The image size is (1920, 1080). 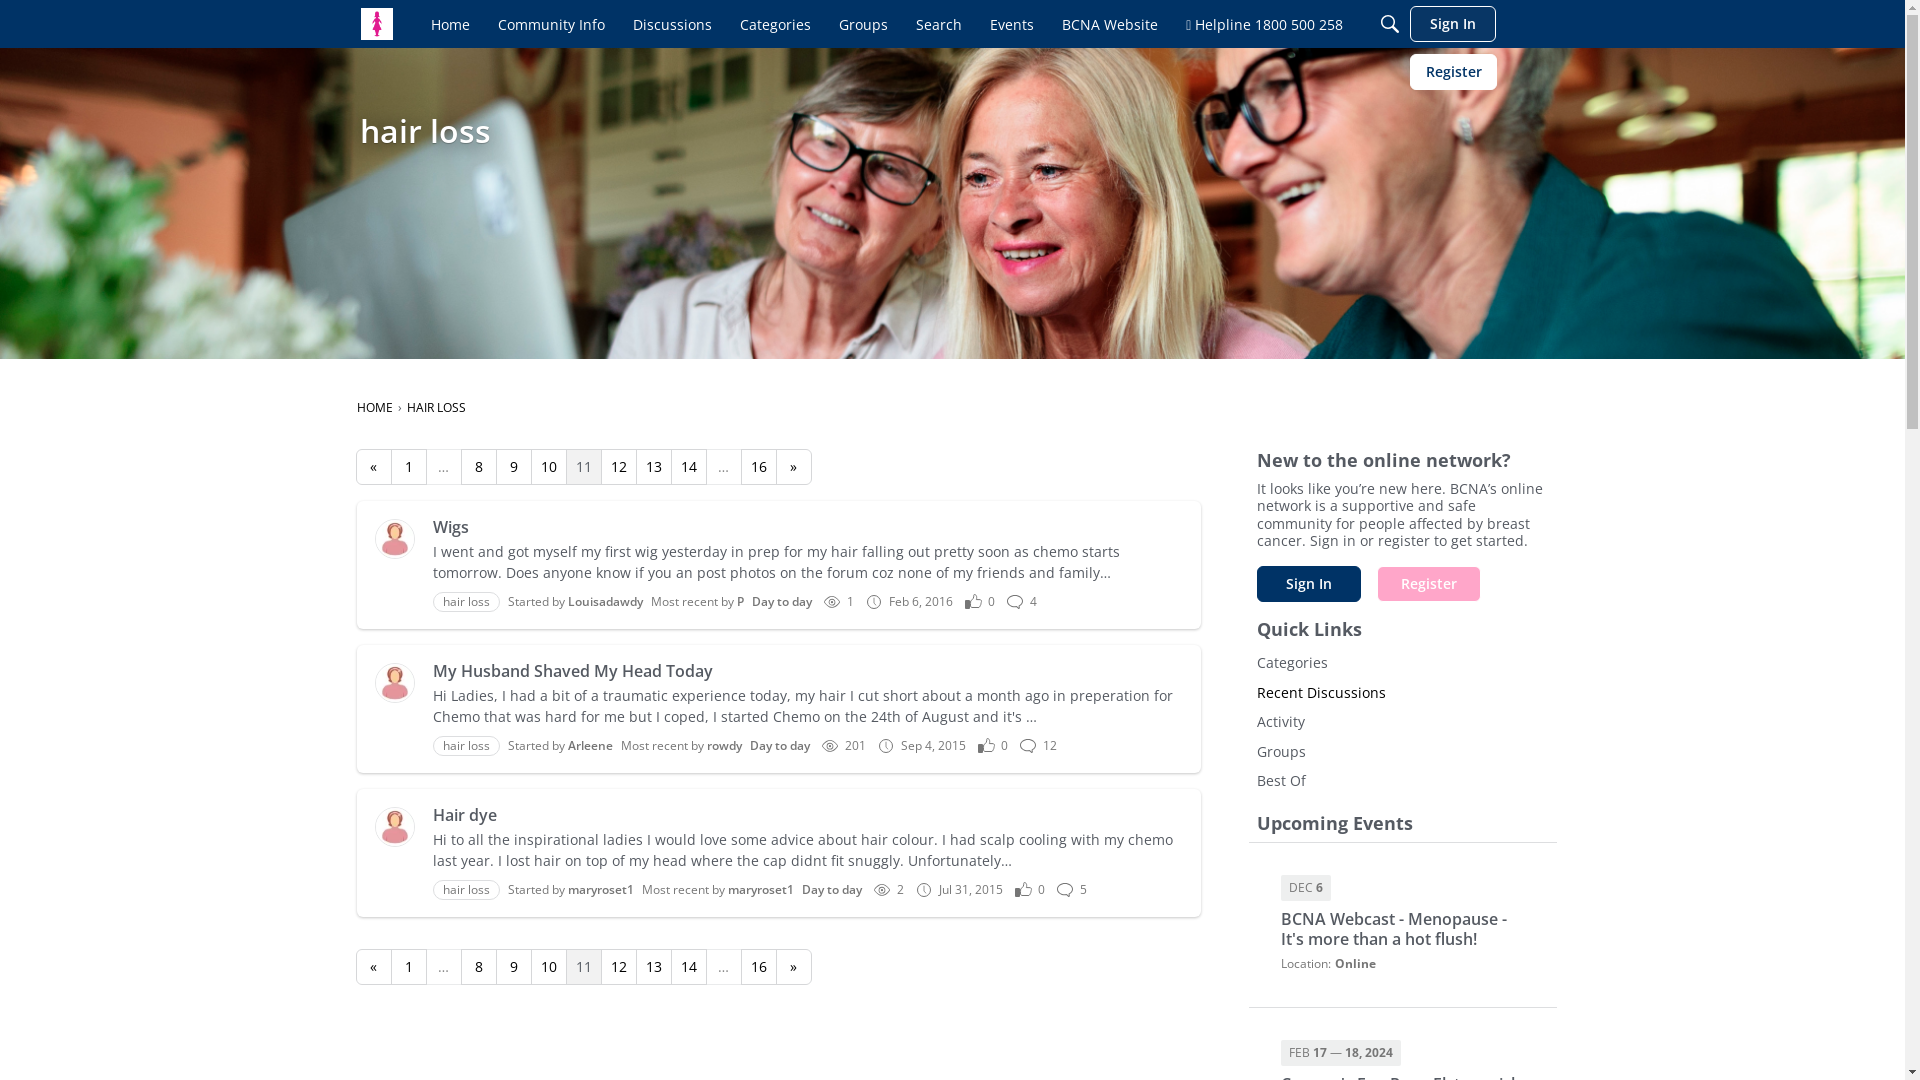 What do you see at coordinates (529, 966) in the screenshot?
I see `'10'` at bounding box center [529, 966].